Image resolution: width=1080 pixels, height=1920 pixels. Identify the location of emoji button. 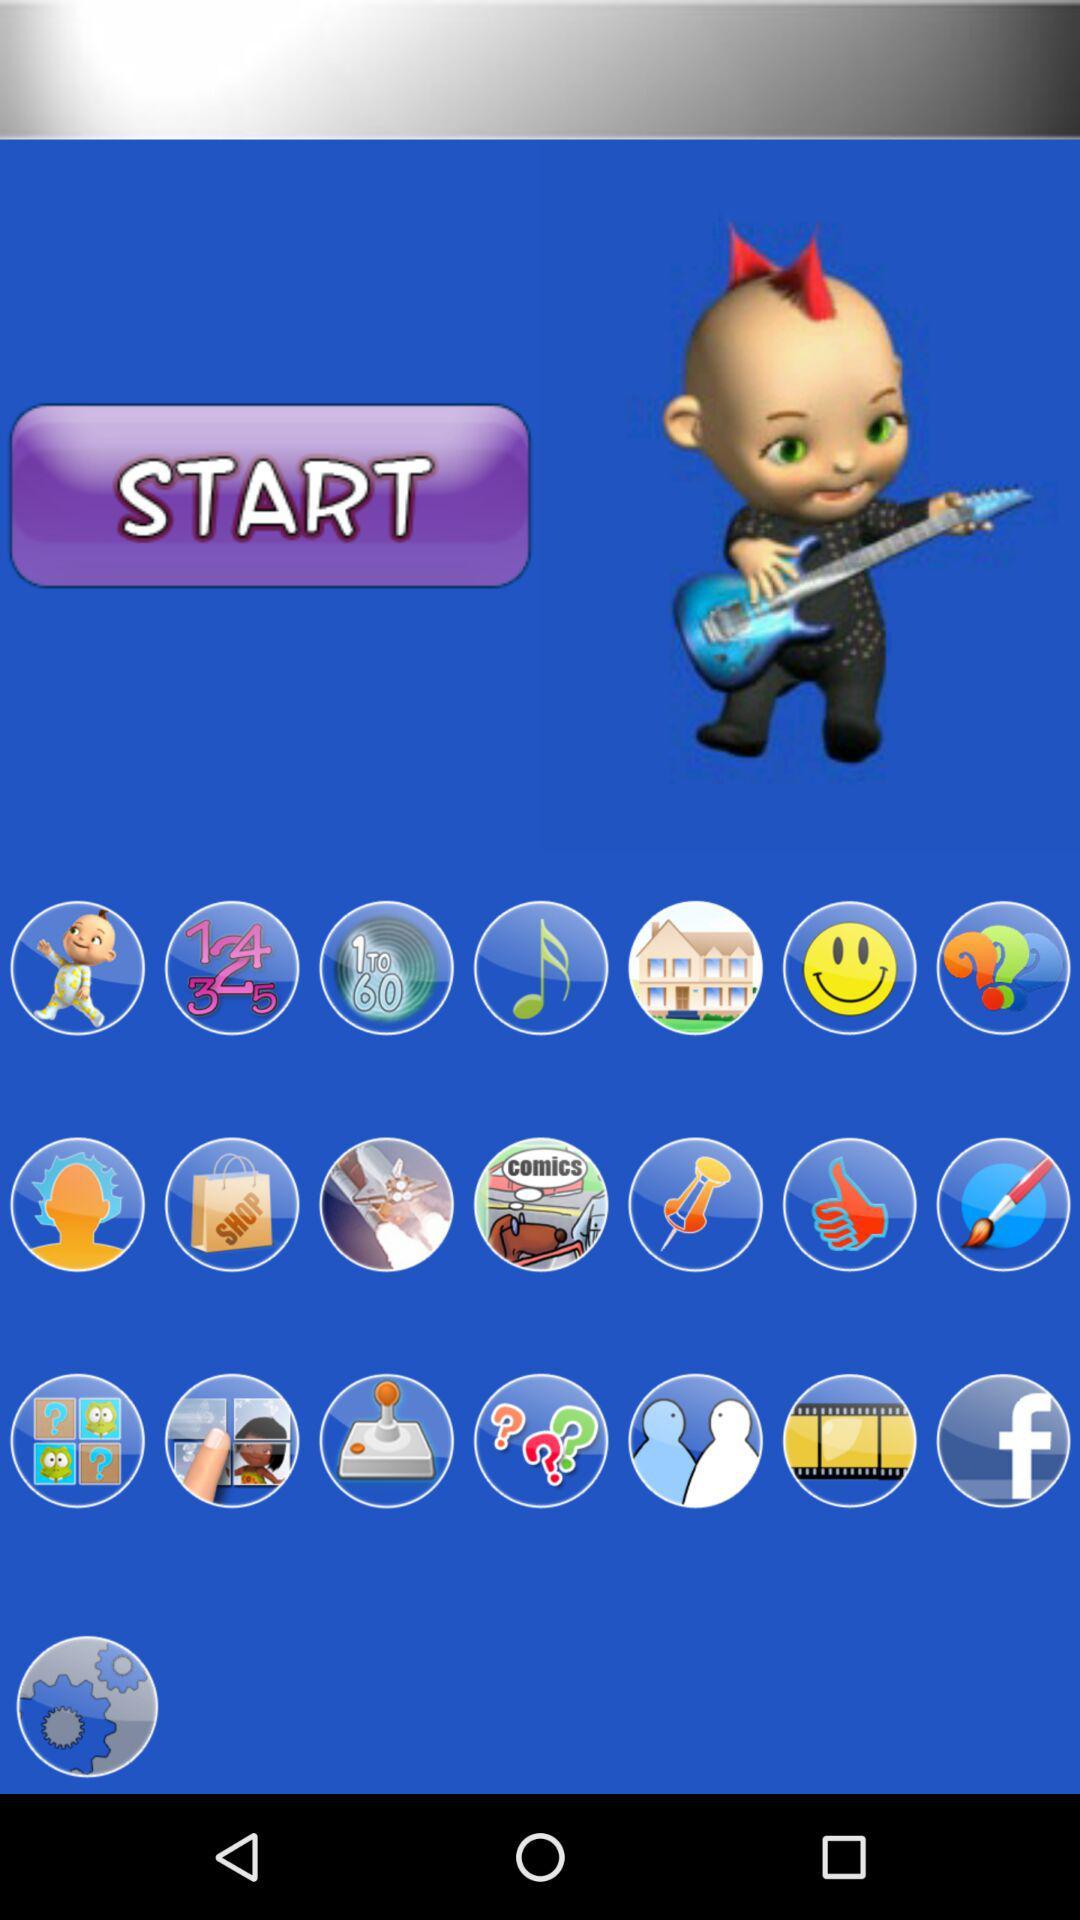
(849, 968).